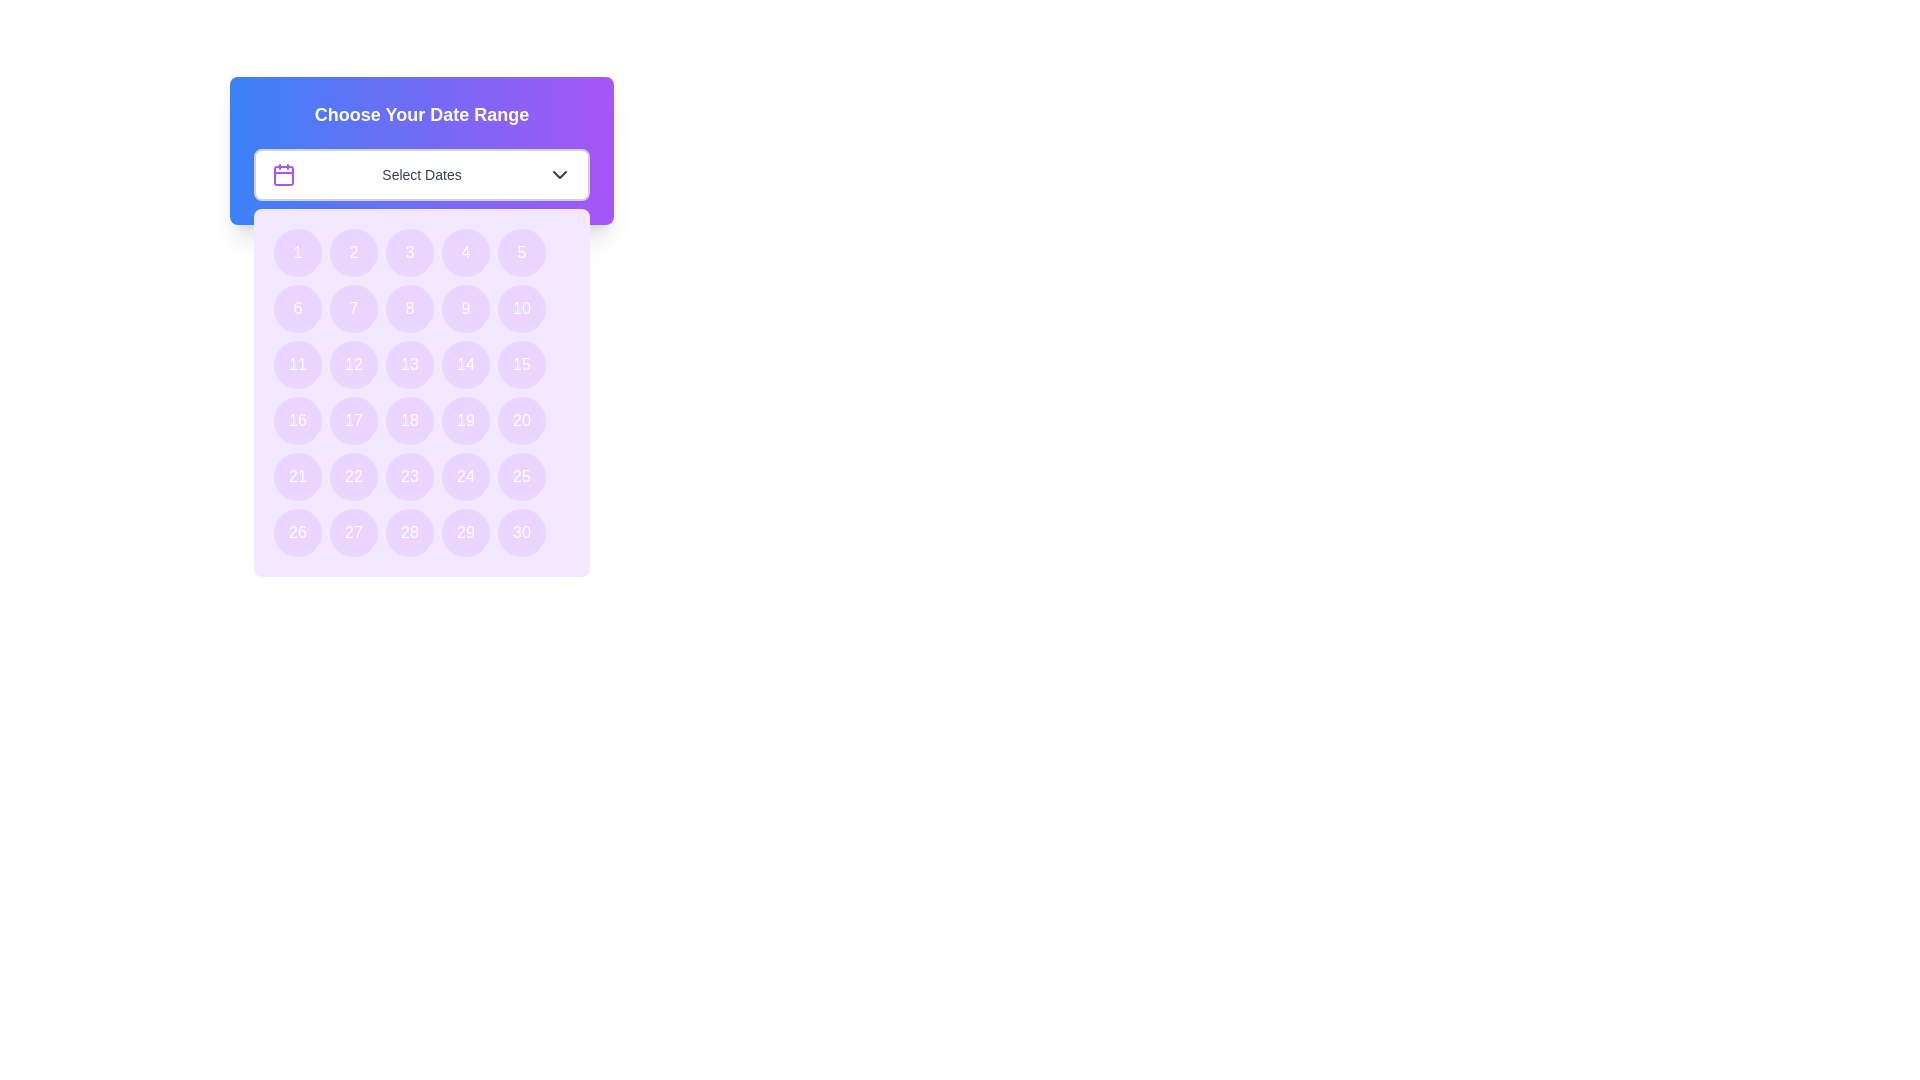 The height and width of the screenshot is (1080, 1920). What do you see at coordinates (464, 419) in the screenshot?
I see `the button representing a selectable date in the fourth row and fourth column of the calendar interface` at bounding box center [464, 419].